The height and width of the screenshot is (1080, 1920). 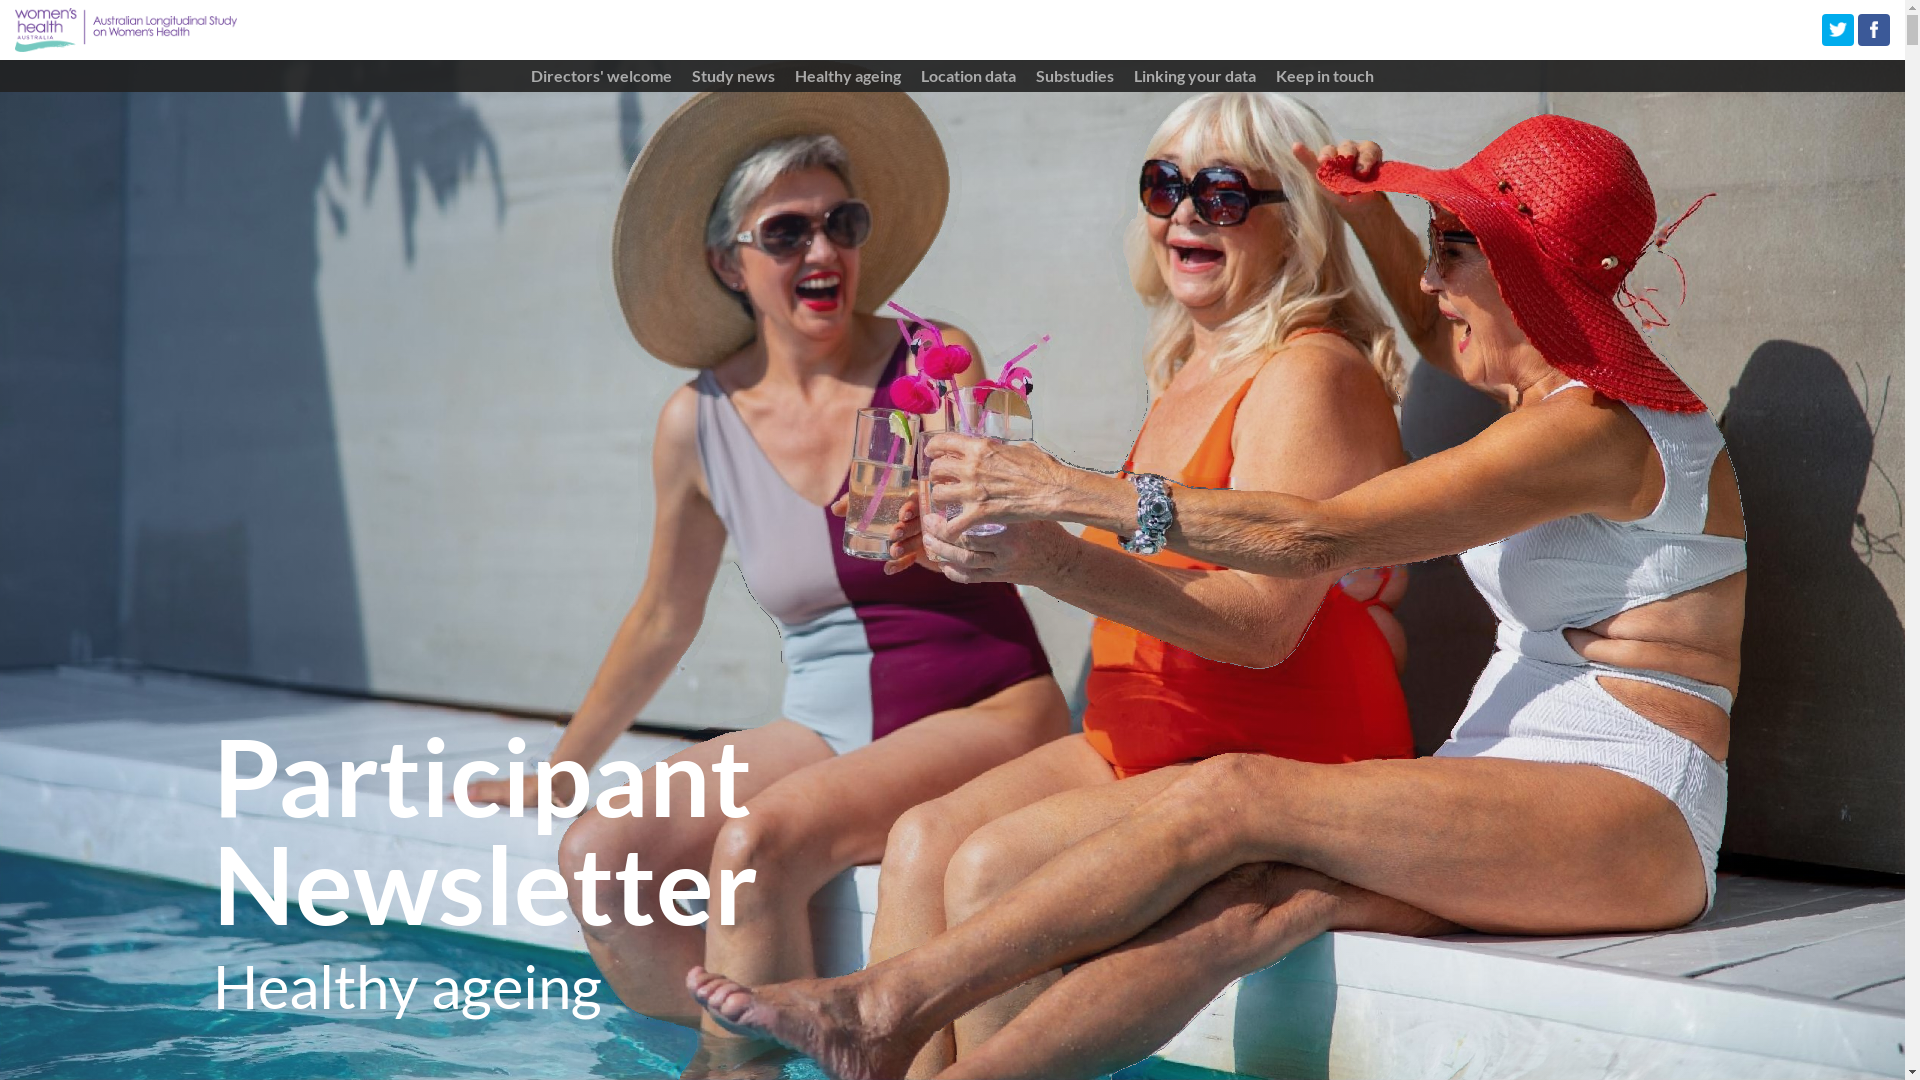 What do you see at coordinates (968, 75) in the screenshot?
I see `'Location data'` at bounding box center [968, 75].